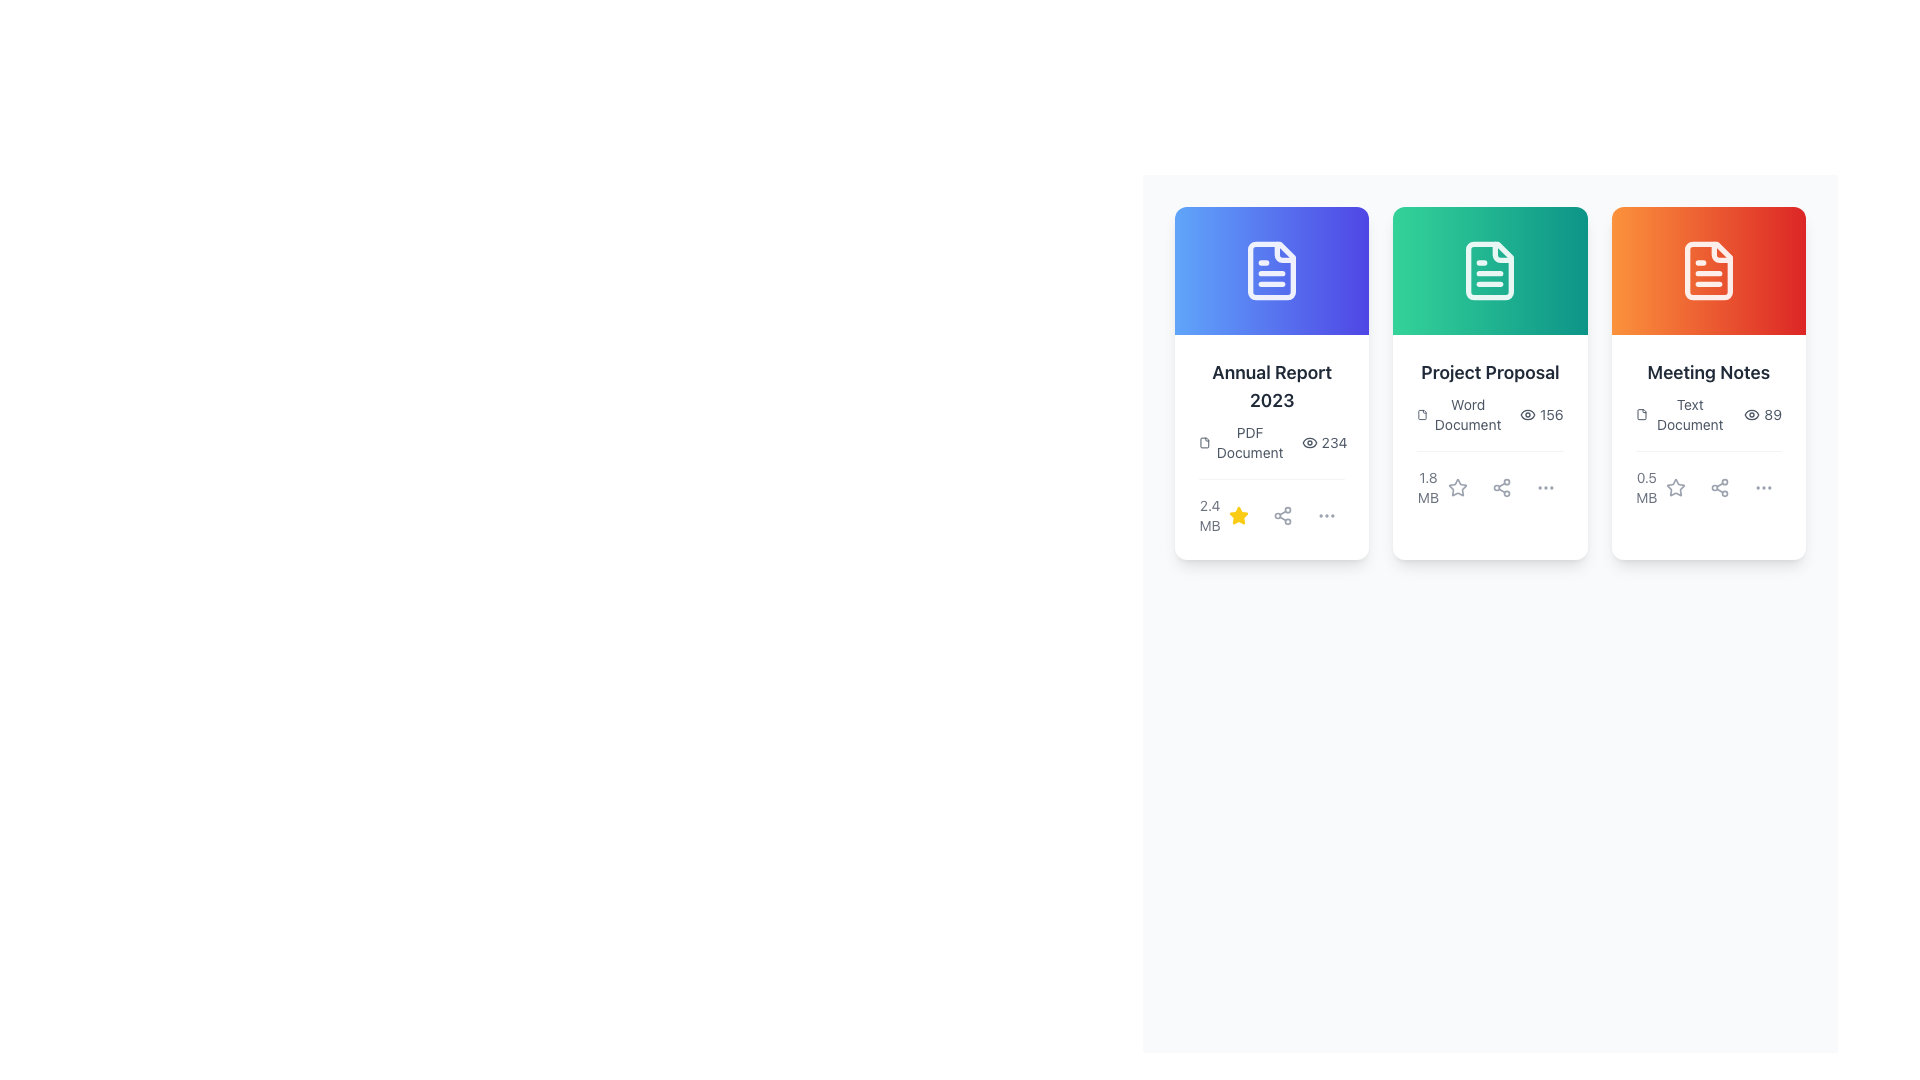 The width and height of the screenshot is (1920, 1080). I want to click on the interactive icon button for sharing located, so click(1718, 488).